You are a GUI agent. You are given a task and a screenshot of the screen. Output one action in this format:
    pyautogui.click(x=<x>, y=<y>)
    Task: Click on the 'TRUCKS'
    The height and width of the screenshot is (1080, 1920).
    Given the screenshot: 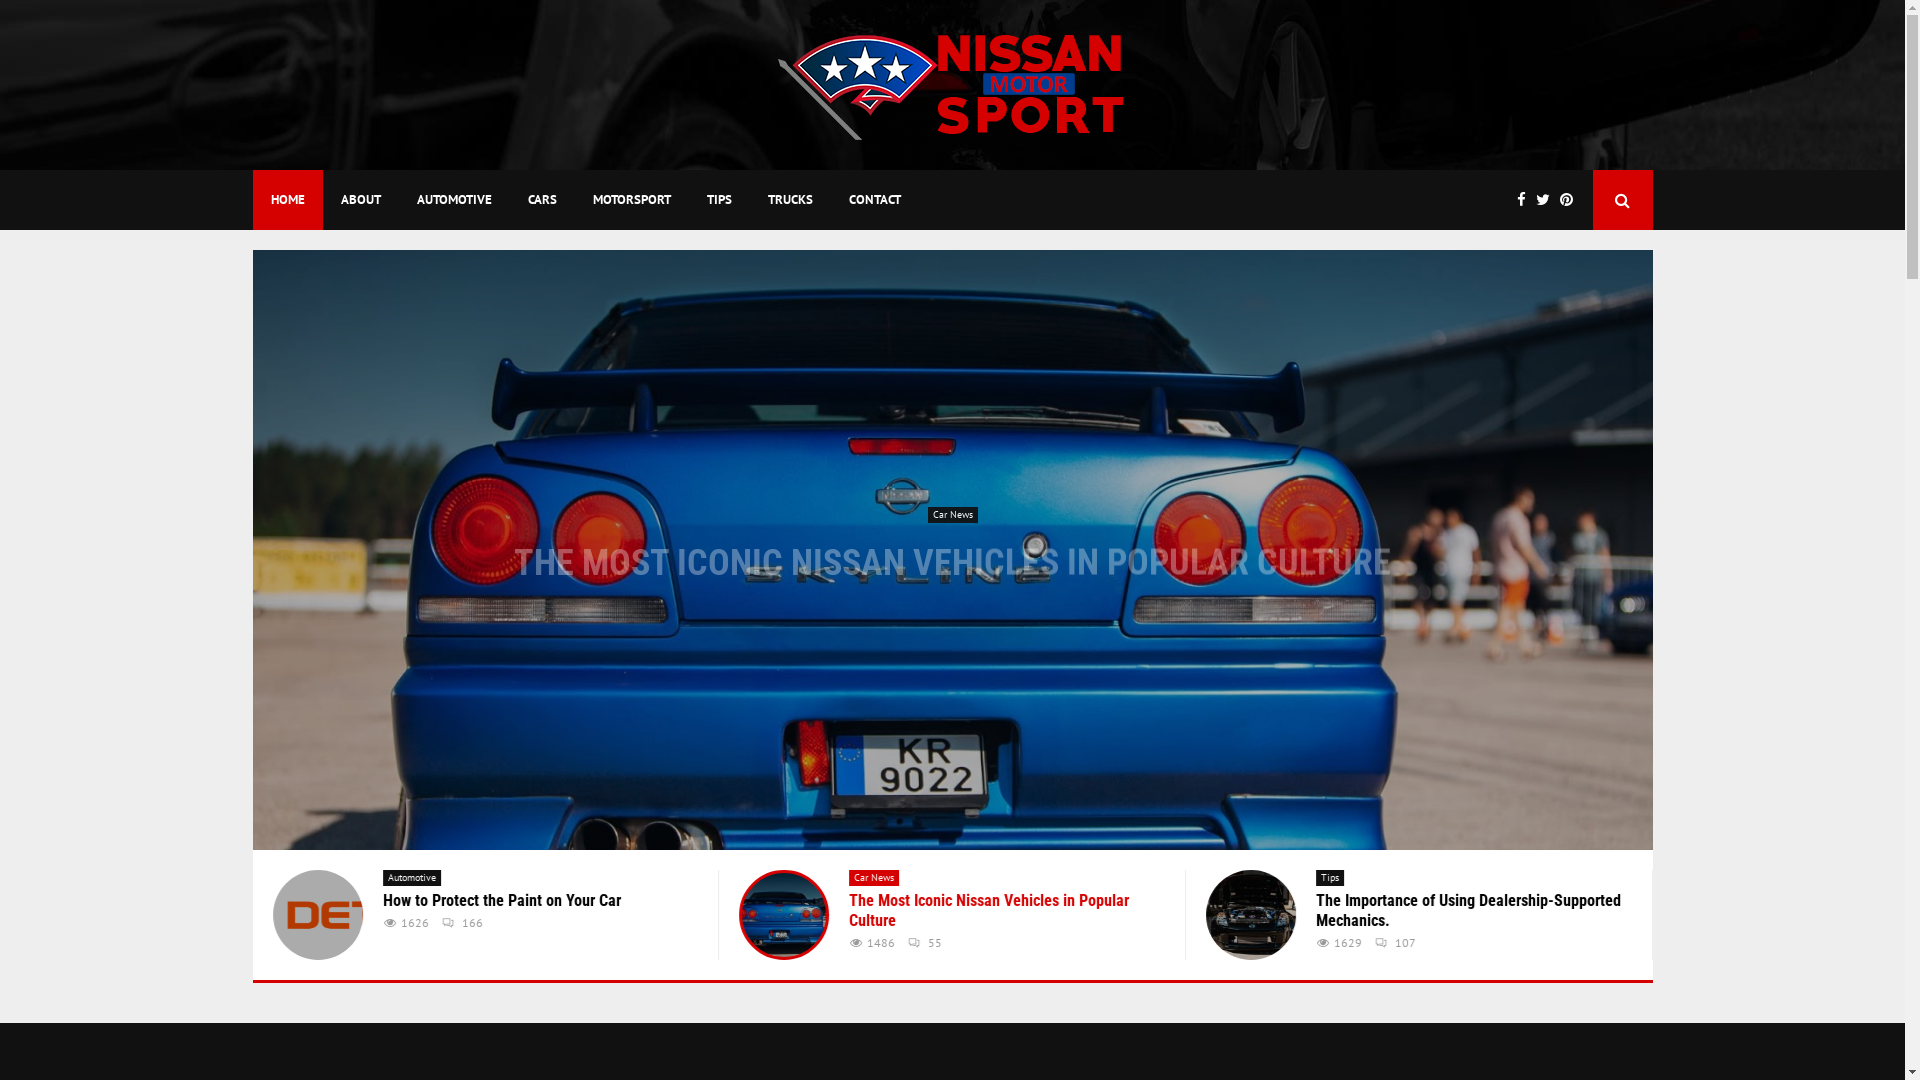 What is the action you would take?
    pyautogui.click(x=789, y=200)
    